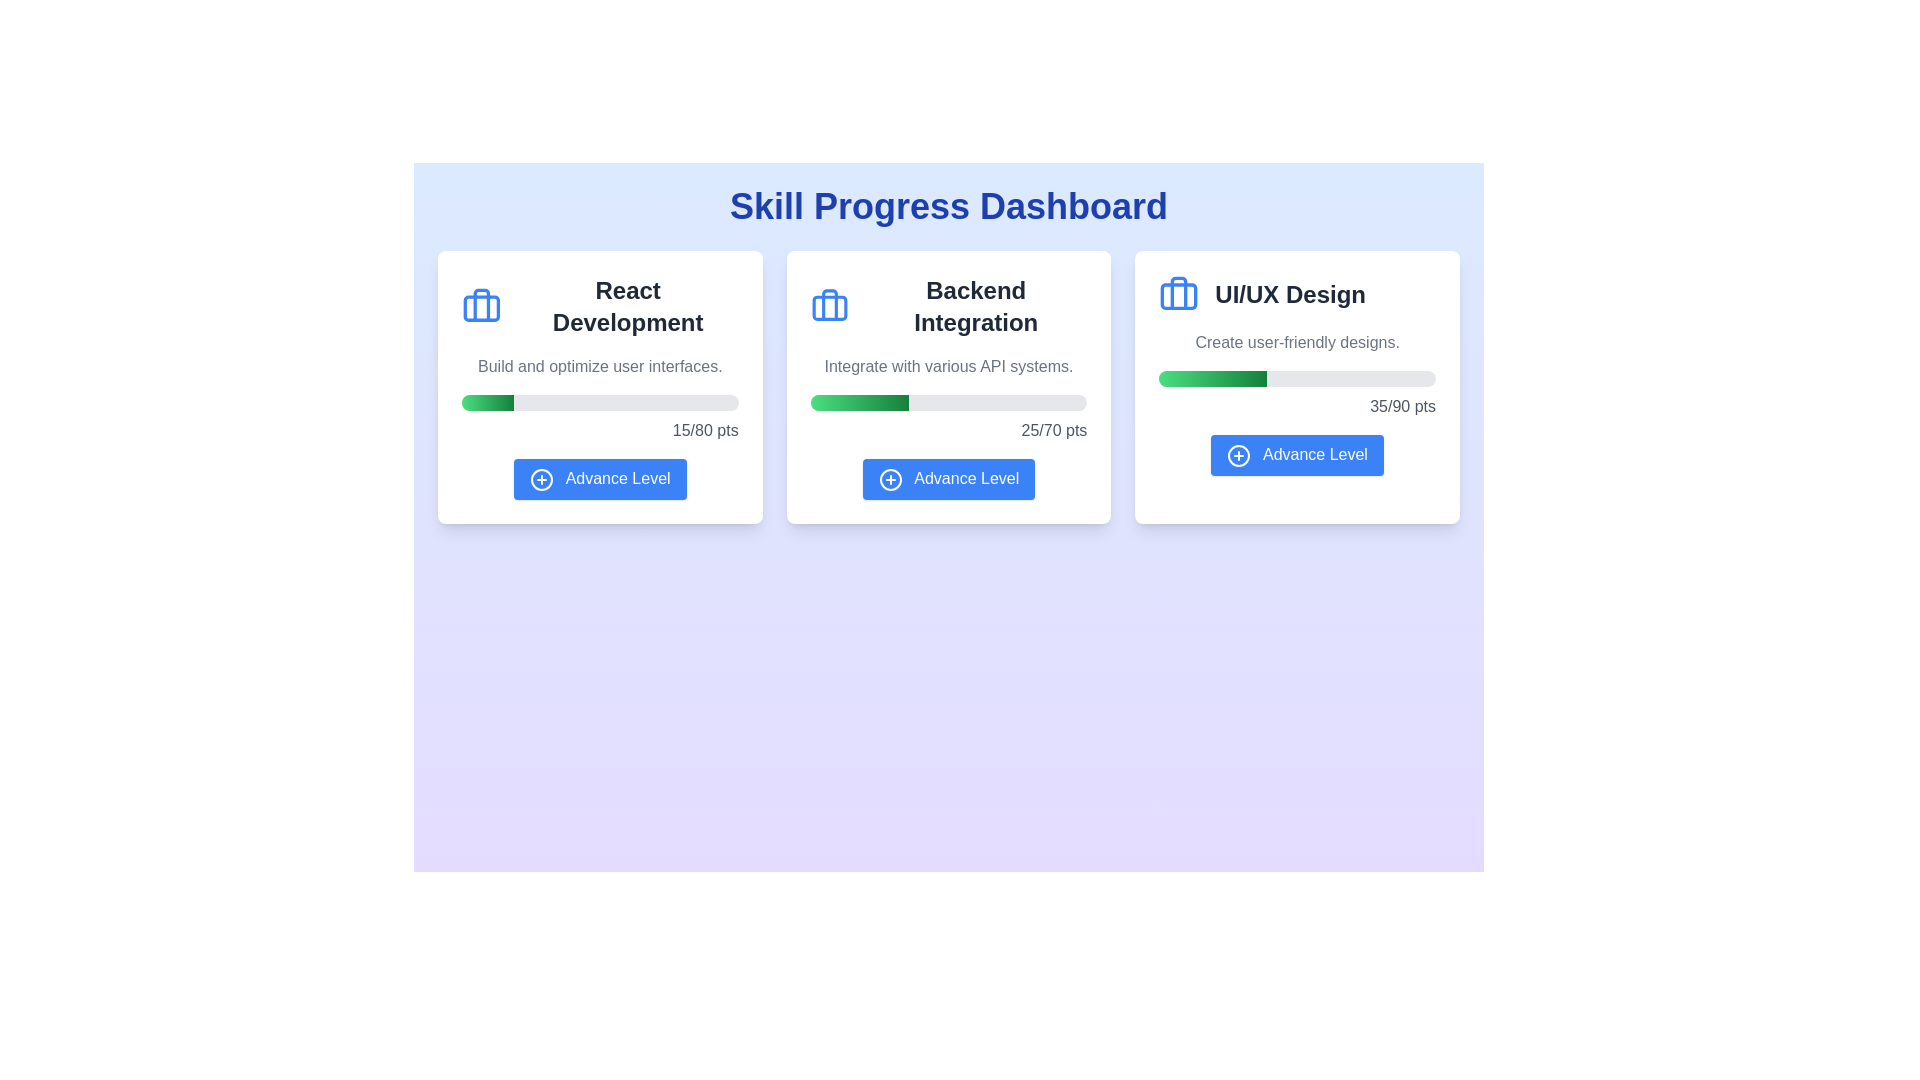 This screenshot has width=1920, height=1080. What do you see at coordinates (481, 305) in the screenshot?
I see `the vertical rectangular figure within the briefcase icon, which is positioned above the 'React Development' section header, and is the leftmost of three horizontally aligned icons` at bounding box center [481, 305].